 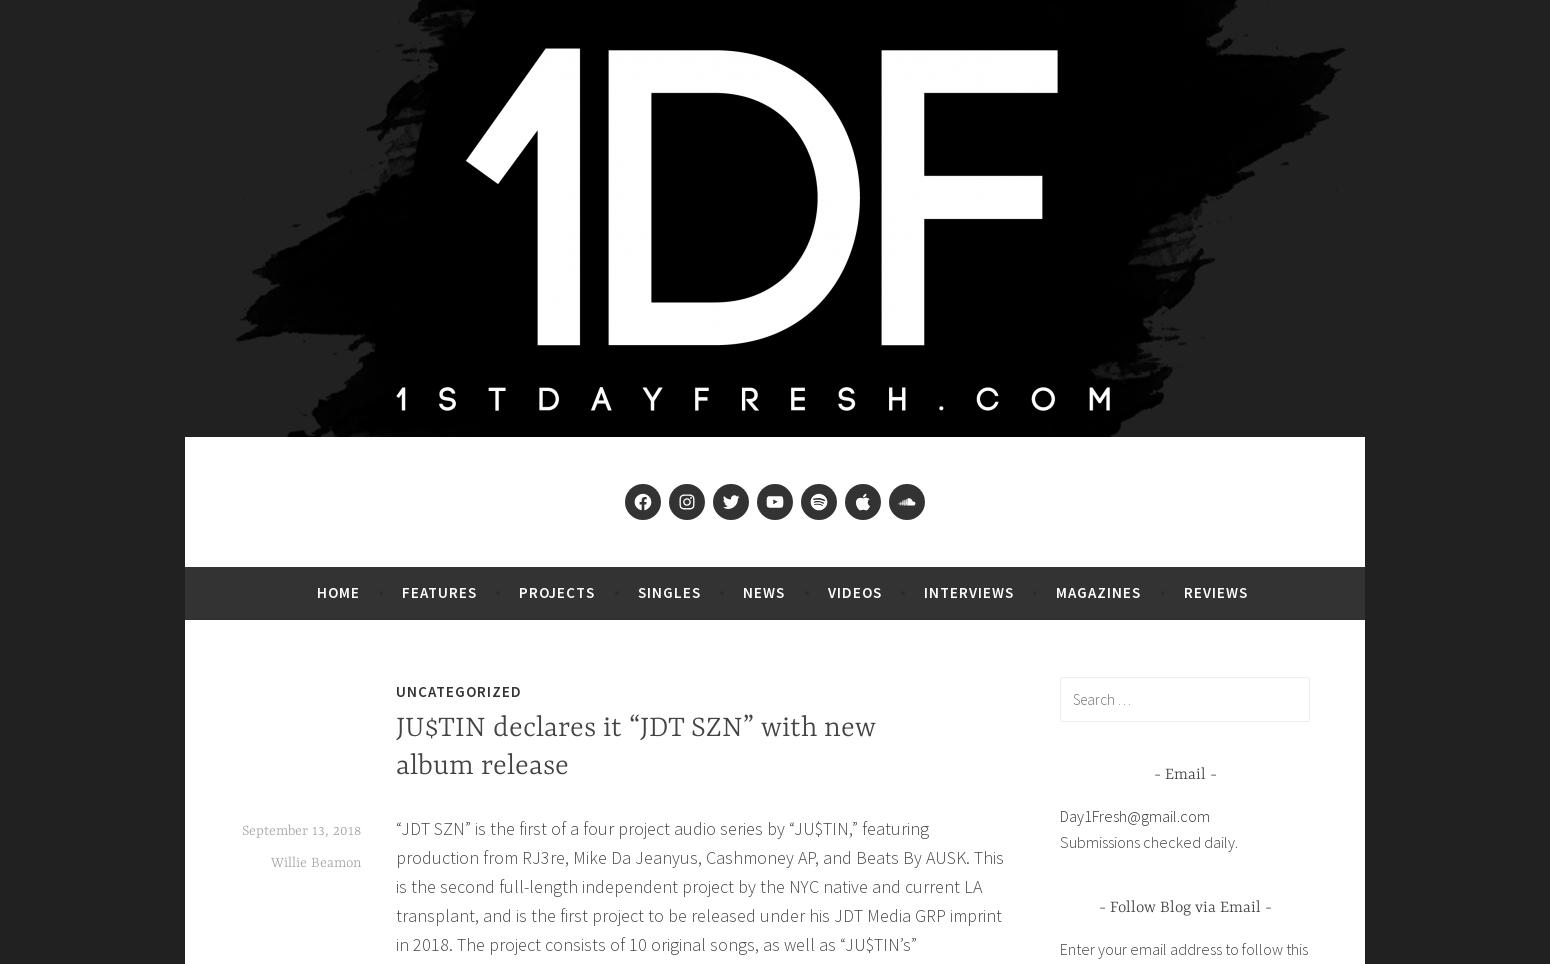 I want to click on 'Features', so click(x=439, y=590).